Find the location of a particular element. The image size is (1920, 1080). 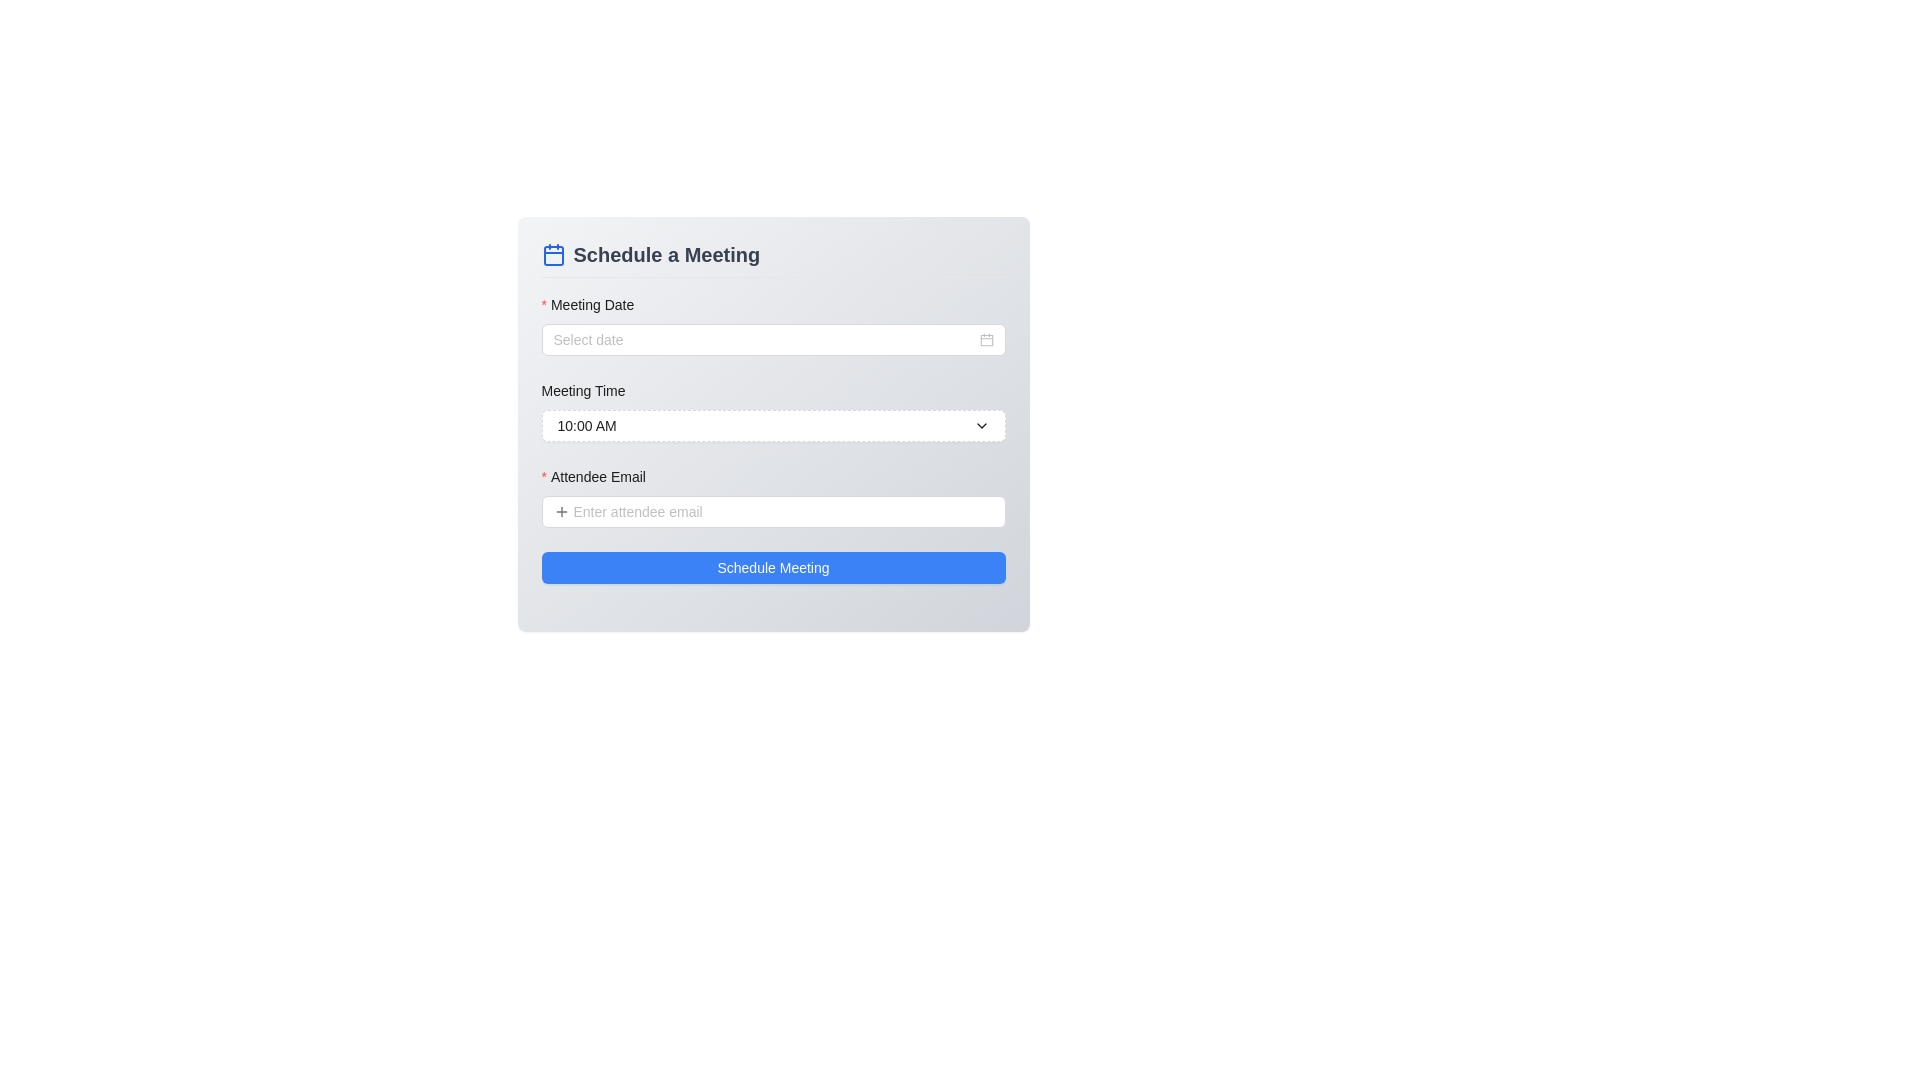

the 'Meeting Time' dropdown time picker input field by tabbing to it is located at coordinates (772, 410).